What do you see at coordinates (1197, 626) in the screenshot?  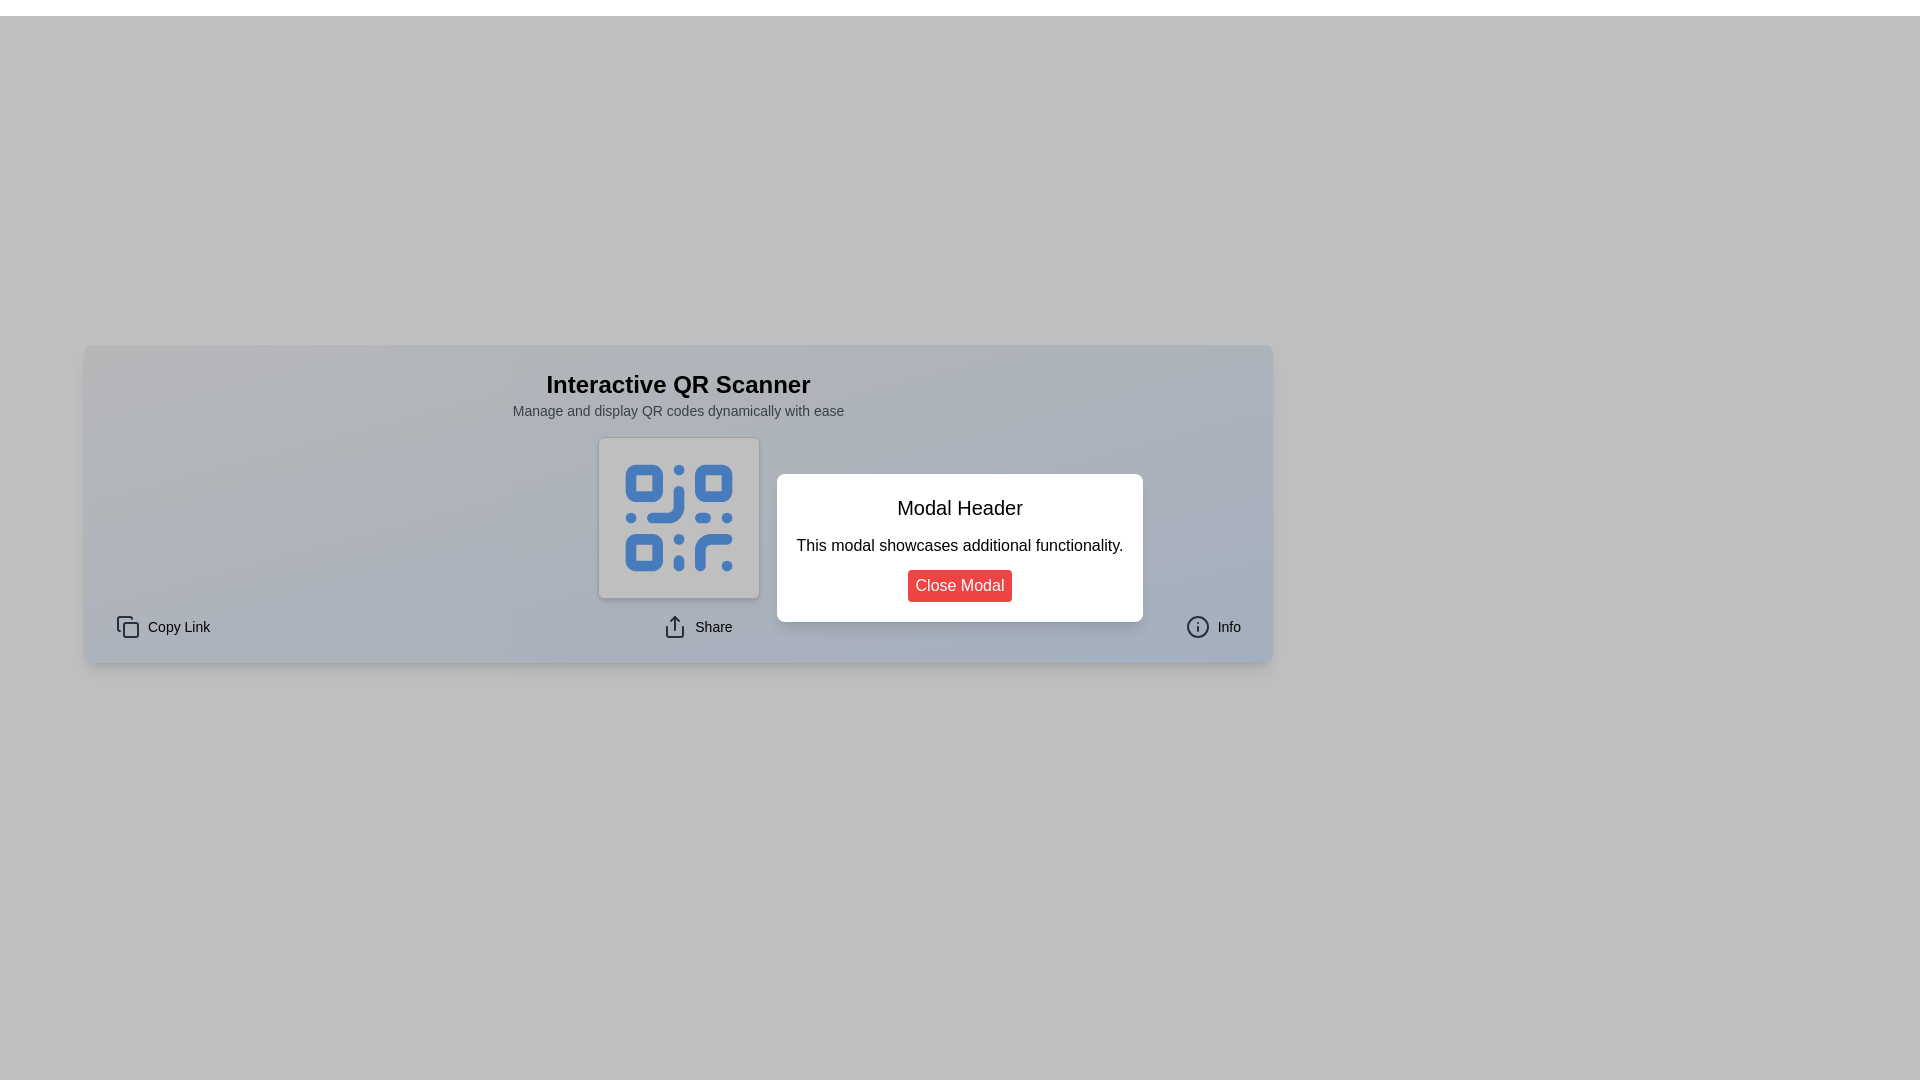 I see `the circular graphical element representing an info icon located in the bottom-right corner of the interface` at bounding box center [1197, 626].